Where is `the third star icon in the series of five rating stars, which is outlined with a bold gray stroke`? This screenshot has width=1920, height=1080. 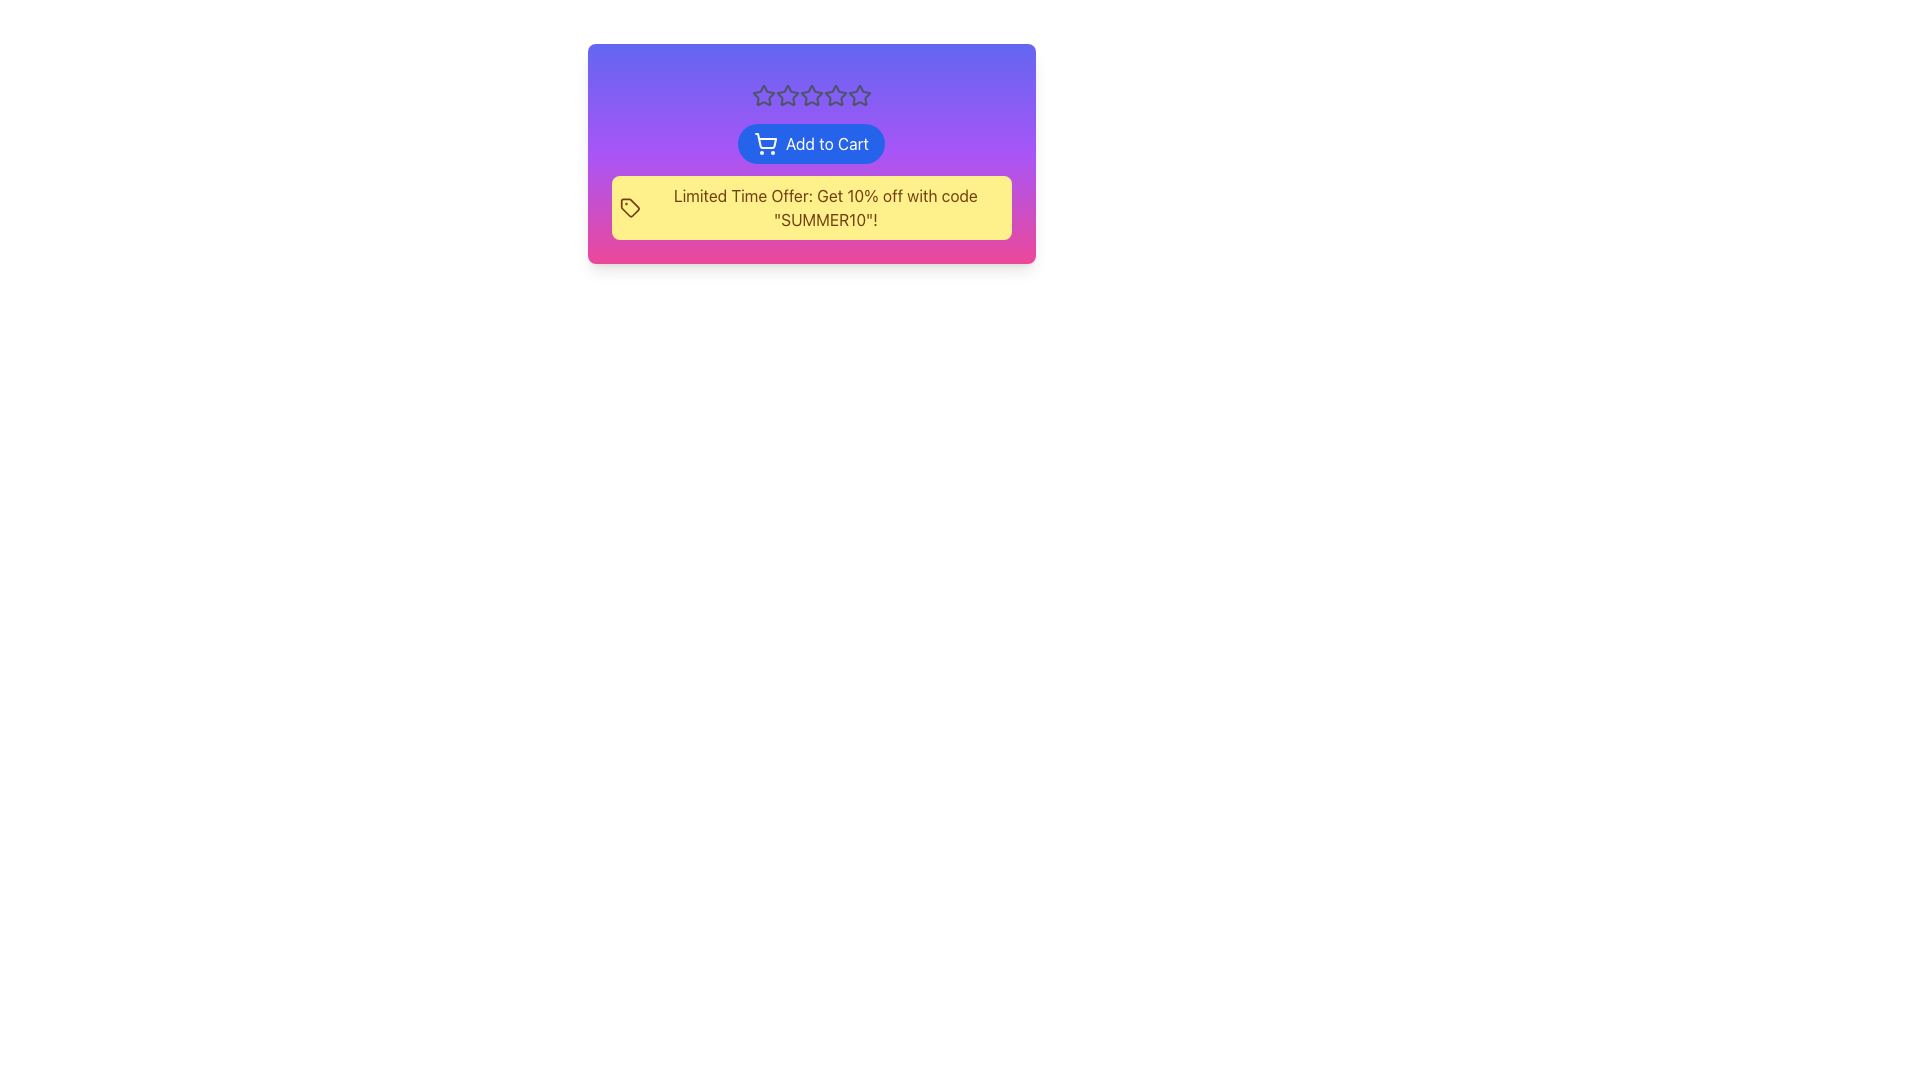 the third star icon in the series of five rating stars, which is outlined with a bold gray stroke is located at coordinates (786, 96).